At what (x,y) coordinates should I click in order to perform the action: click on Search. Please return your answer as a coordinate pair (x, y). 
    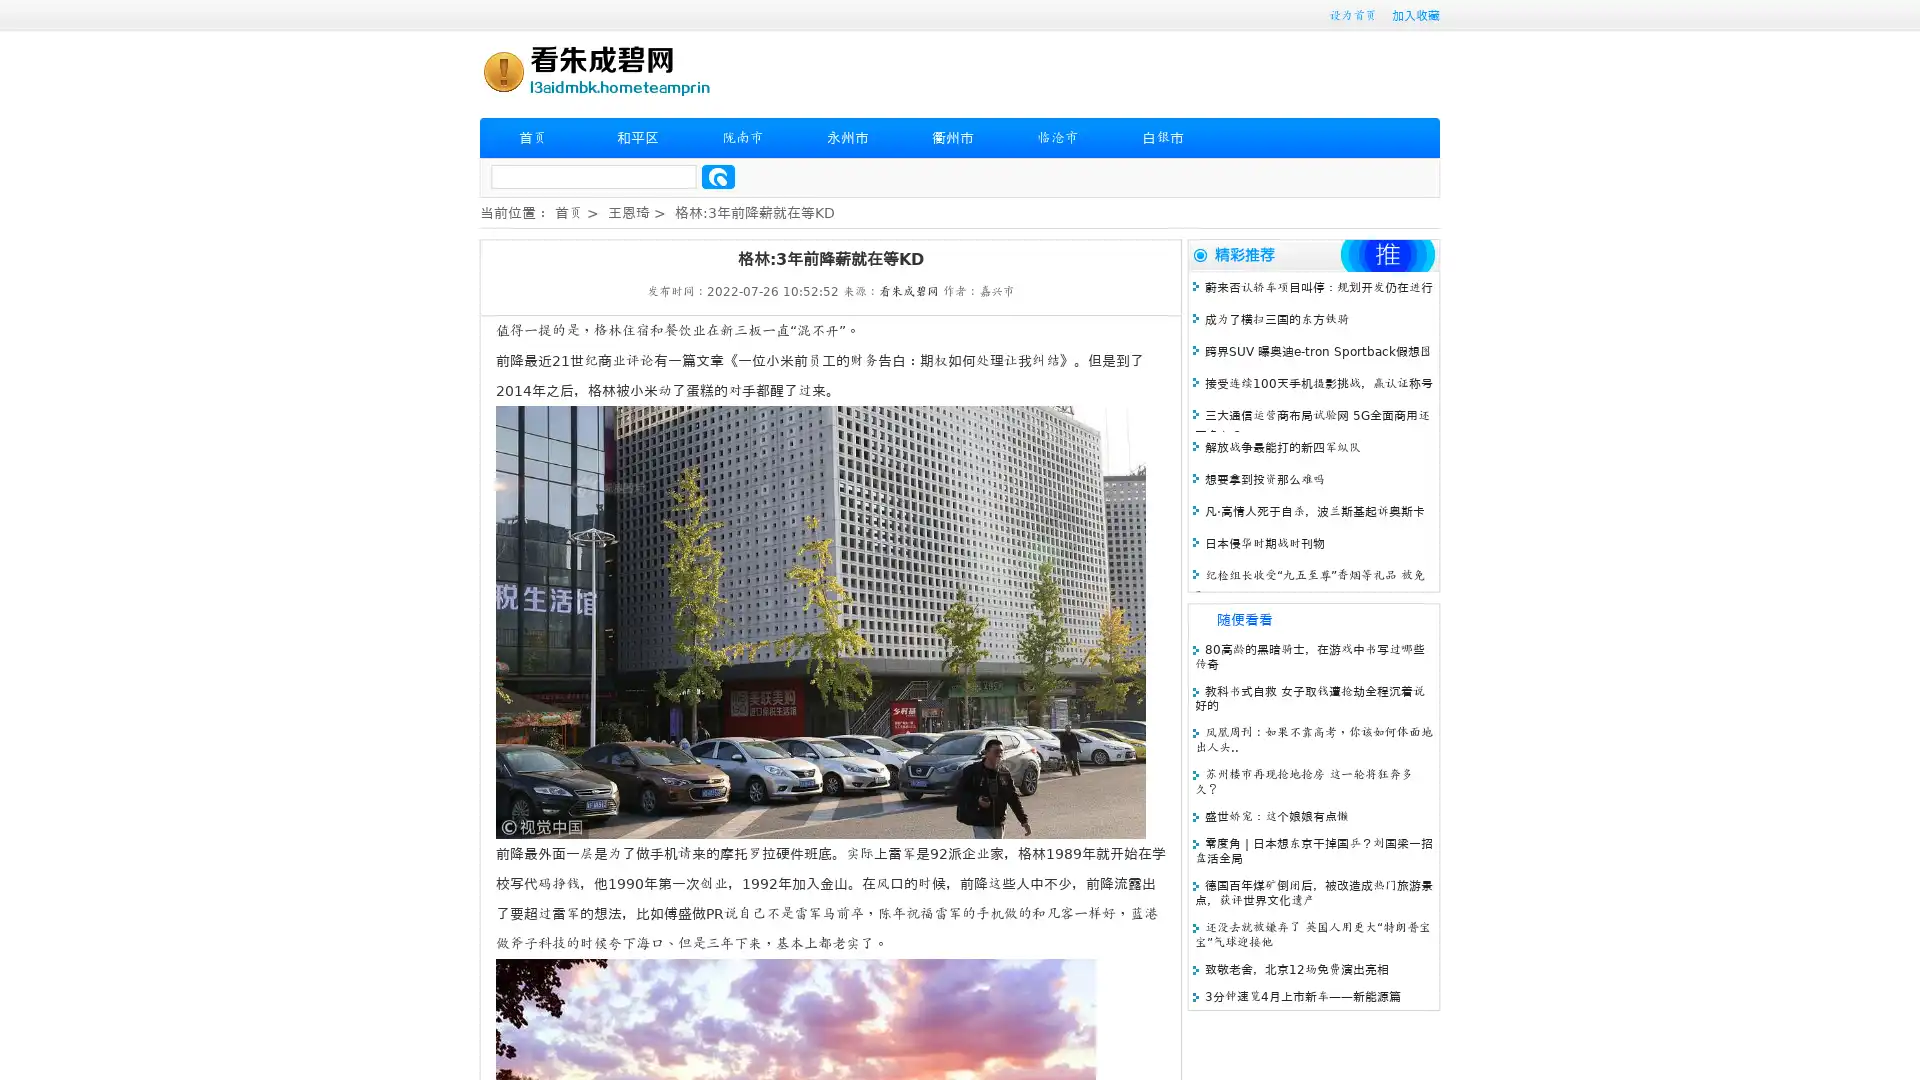
    Looking at the image, I should click on (718, 176).